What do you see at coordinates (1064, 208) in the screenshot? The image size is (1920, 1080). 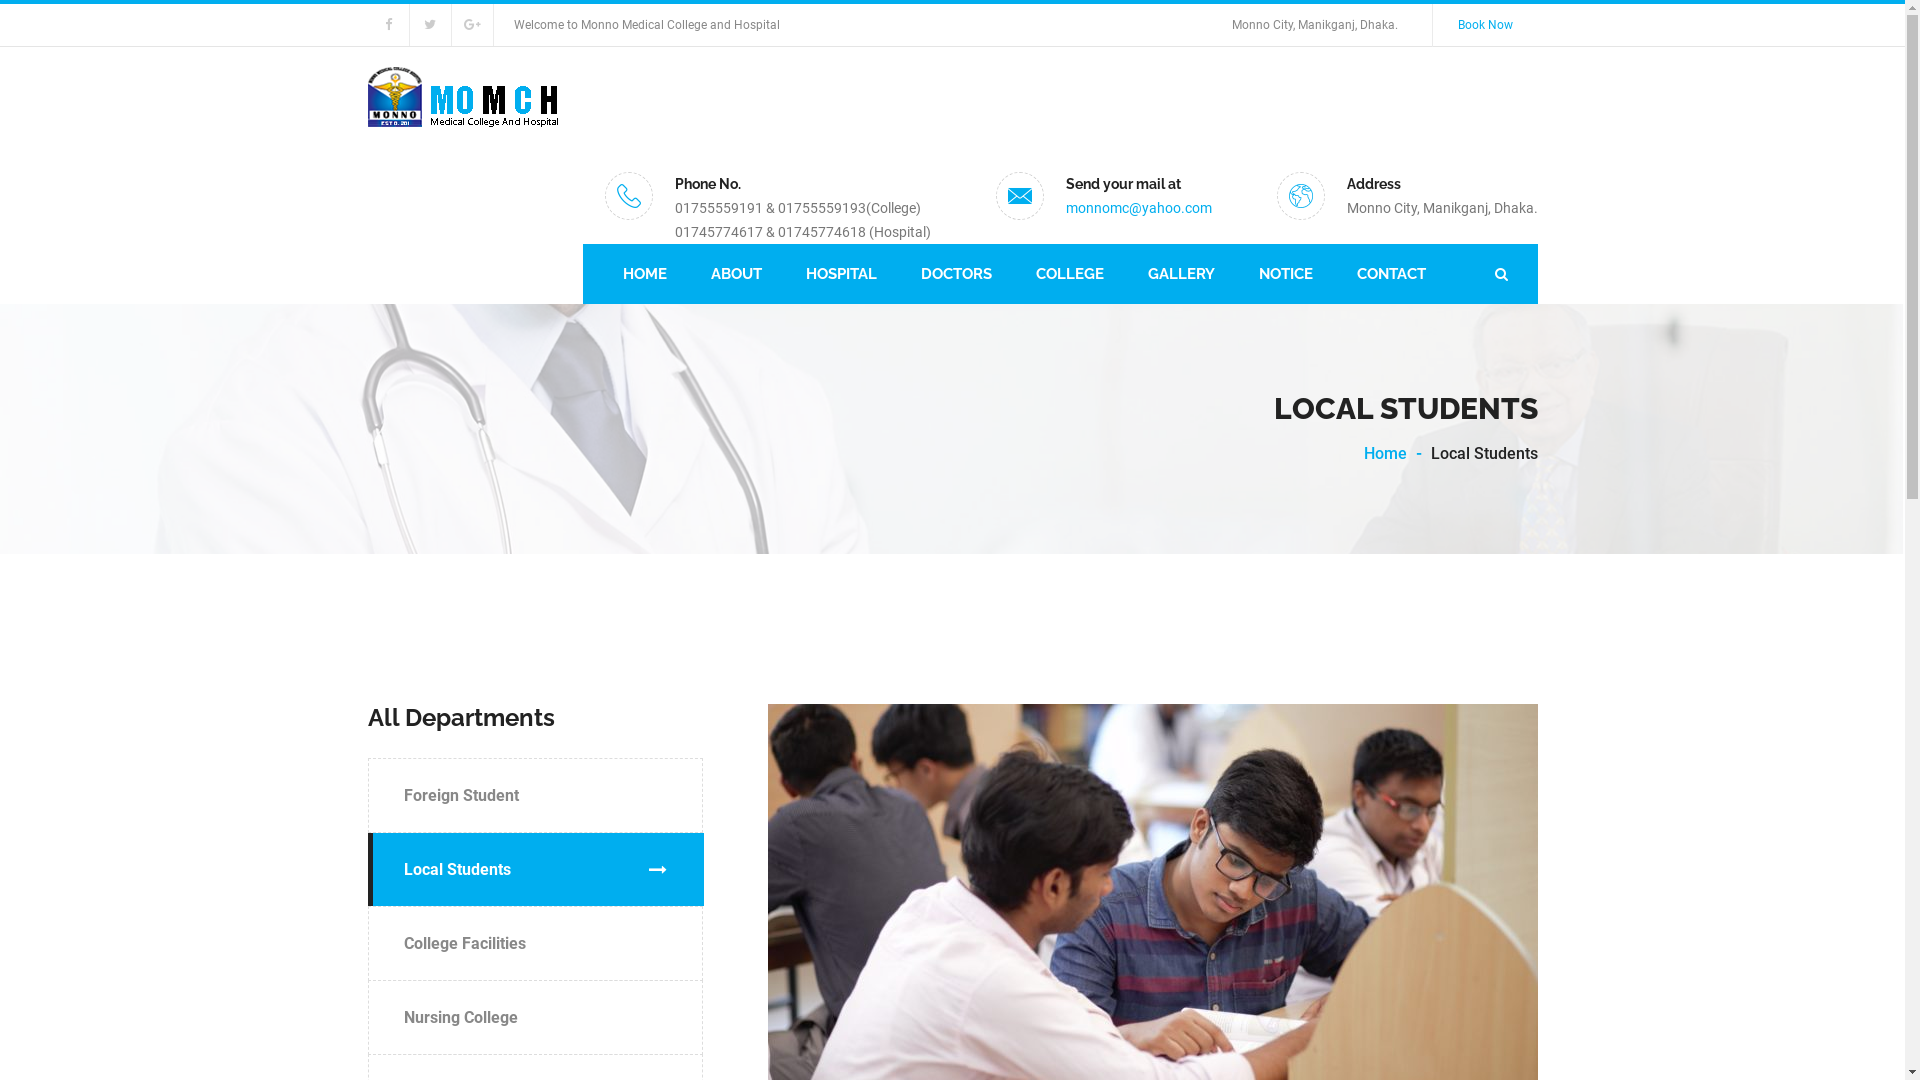 I see `'monnomc@yahoo.com'` at bounding box center [1064, 208].